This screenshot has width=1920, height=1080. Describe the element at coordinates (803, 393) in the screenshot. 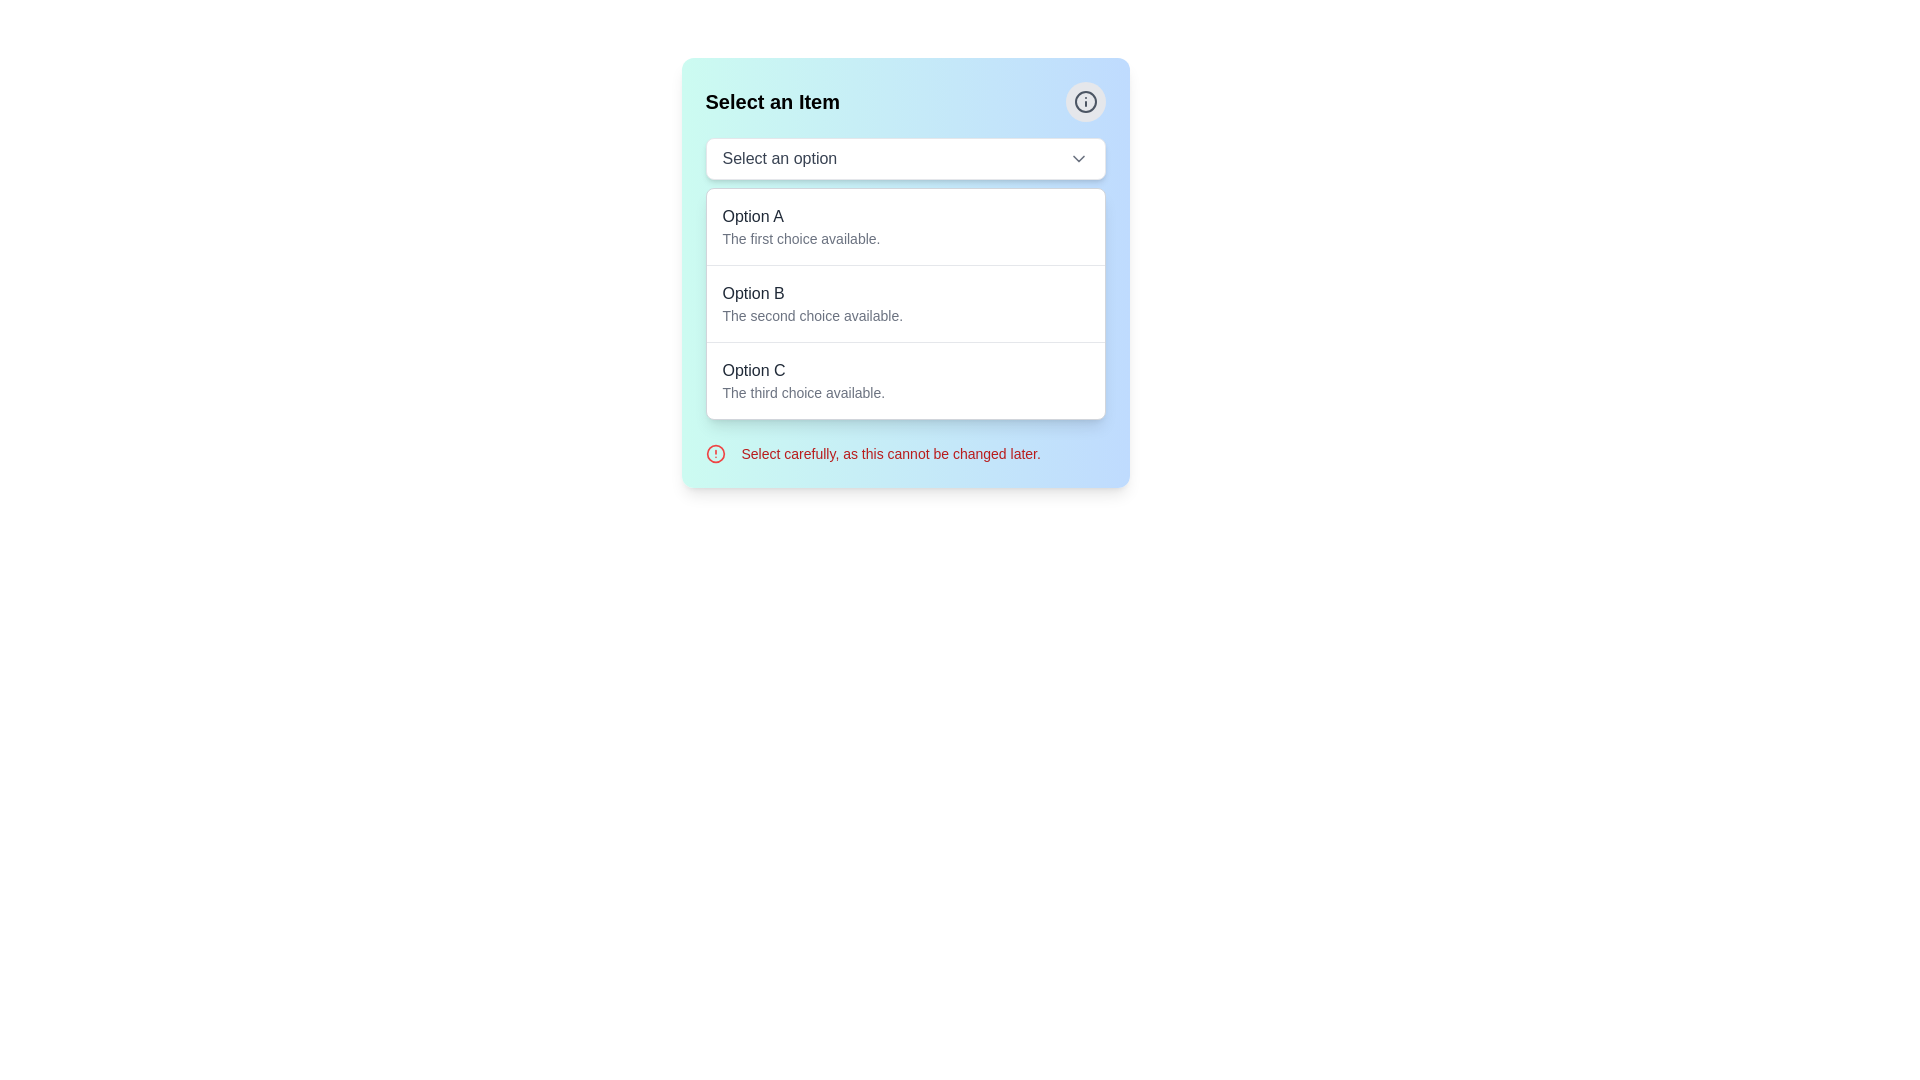

I see `the informational text that provides additional descriptive information for the 'Option C' selection, located below 'Option C' in the dropdown section` at that location.